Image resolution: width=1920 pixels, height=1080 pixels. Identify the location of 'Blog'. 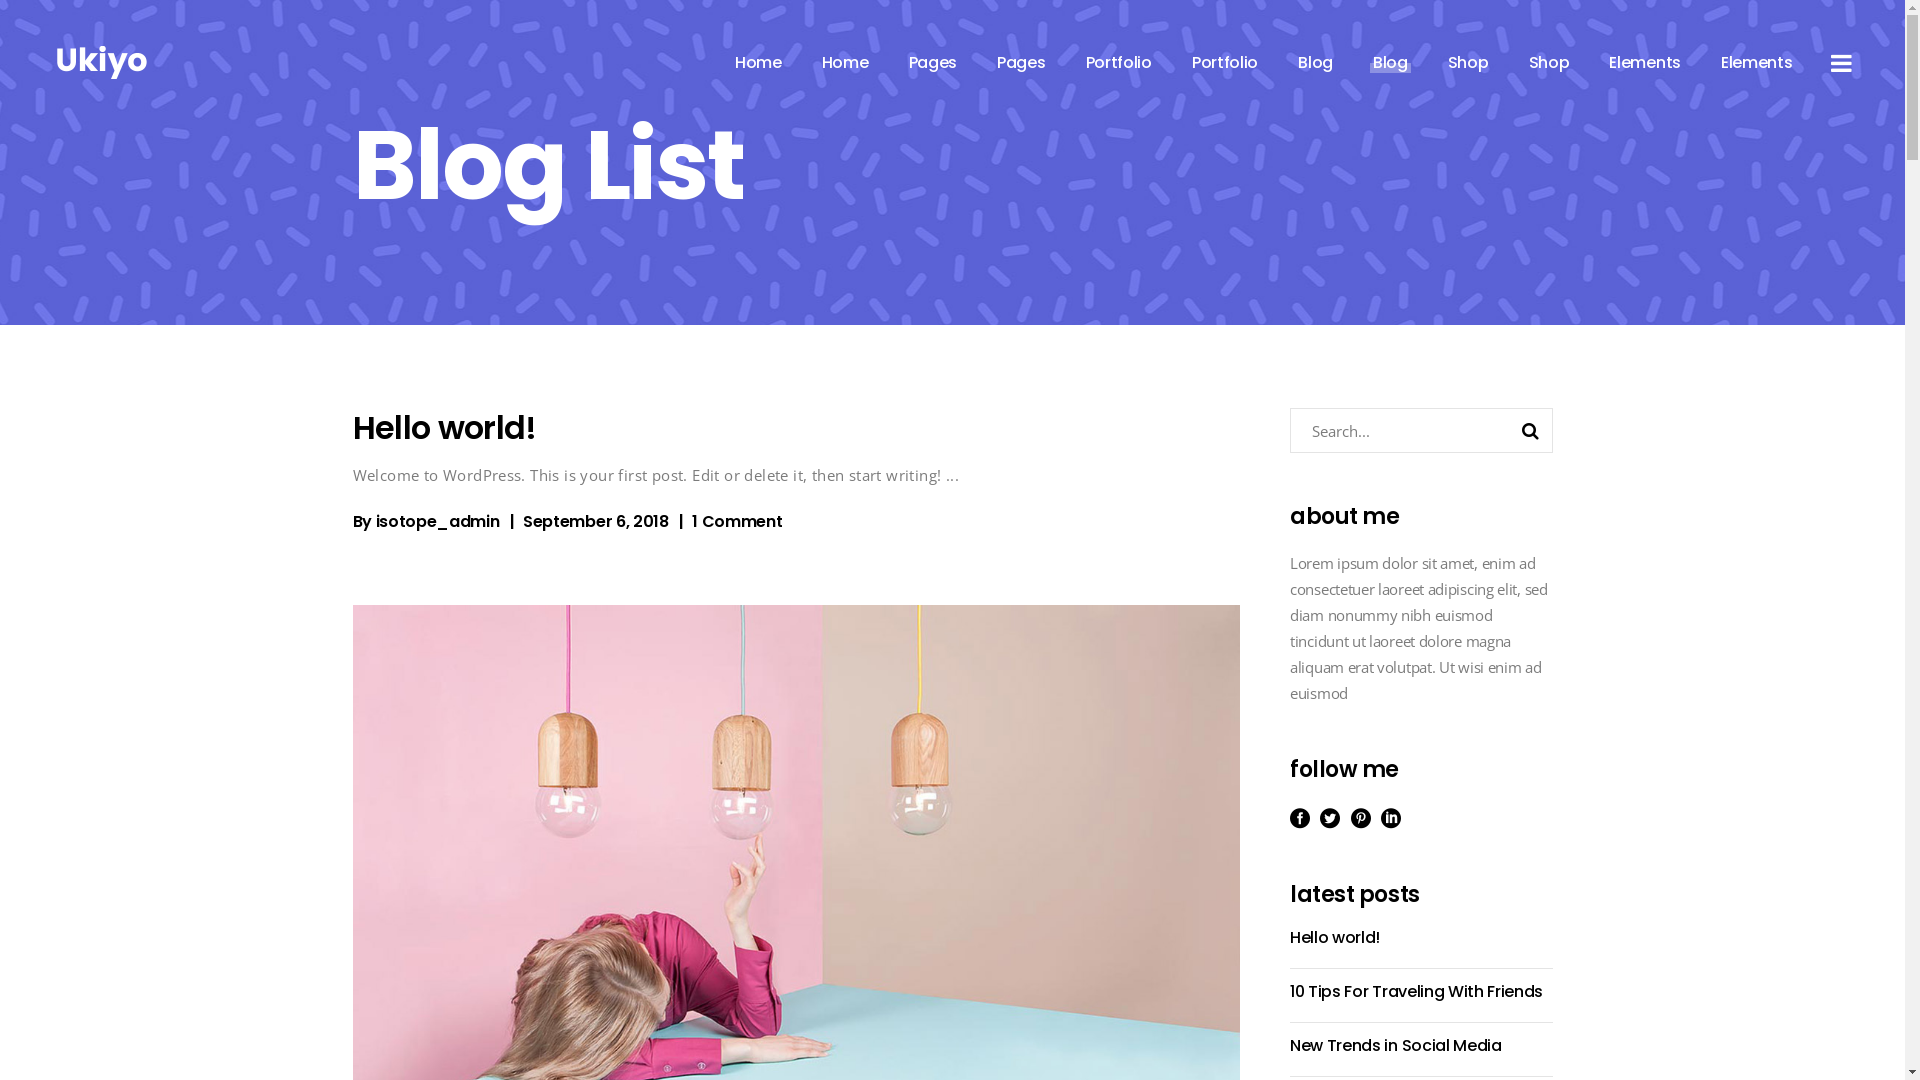
(1315, 61).